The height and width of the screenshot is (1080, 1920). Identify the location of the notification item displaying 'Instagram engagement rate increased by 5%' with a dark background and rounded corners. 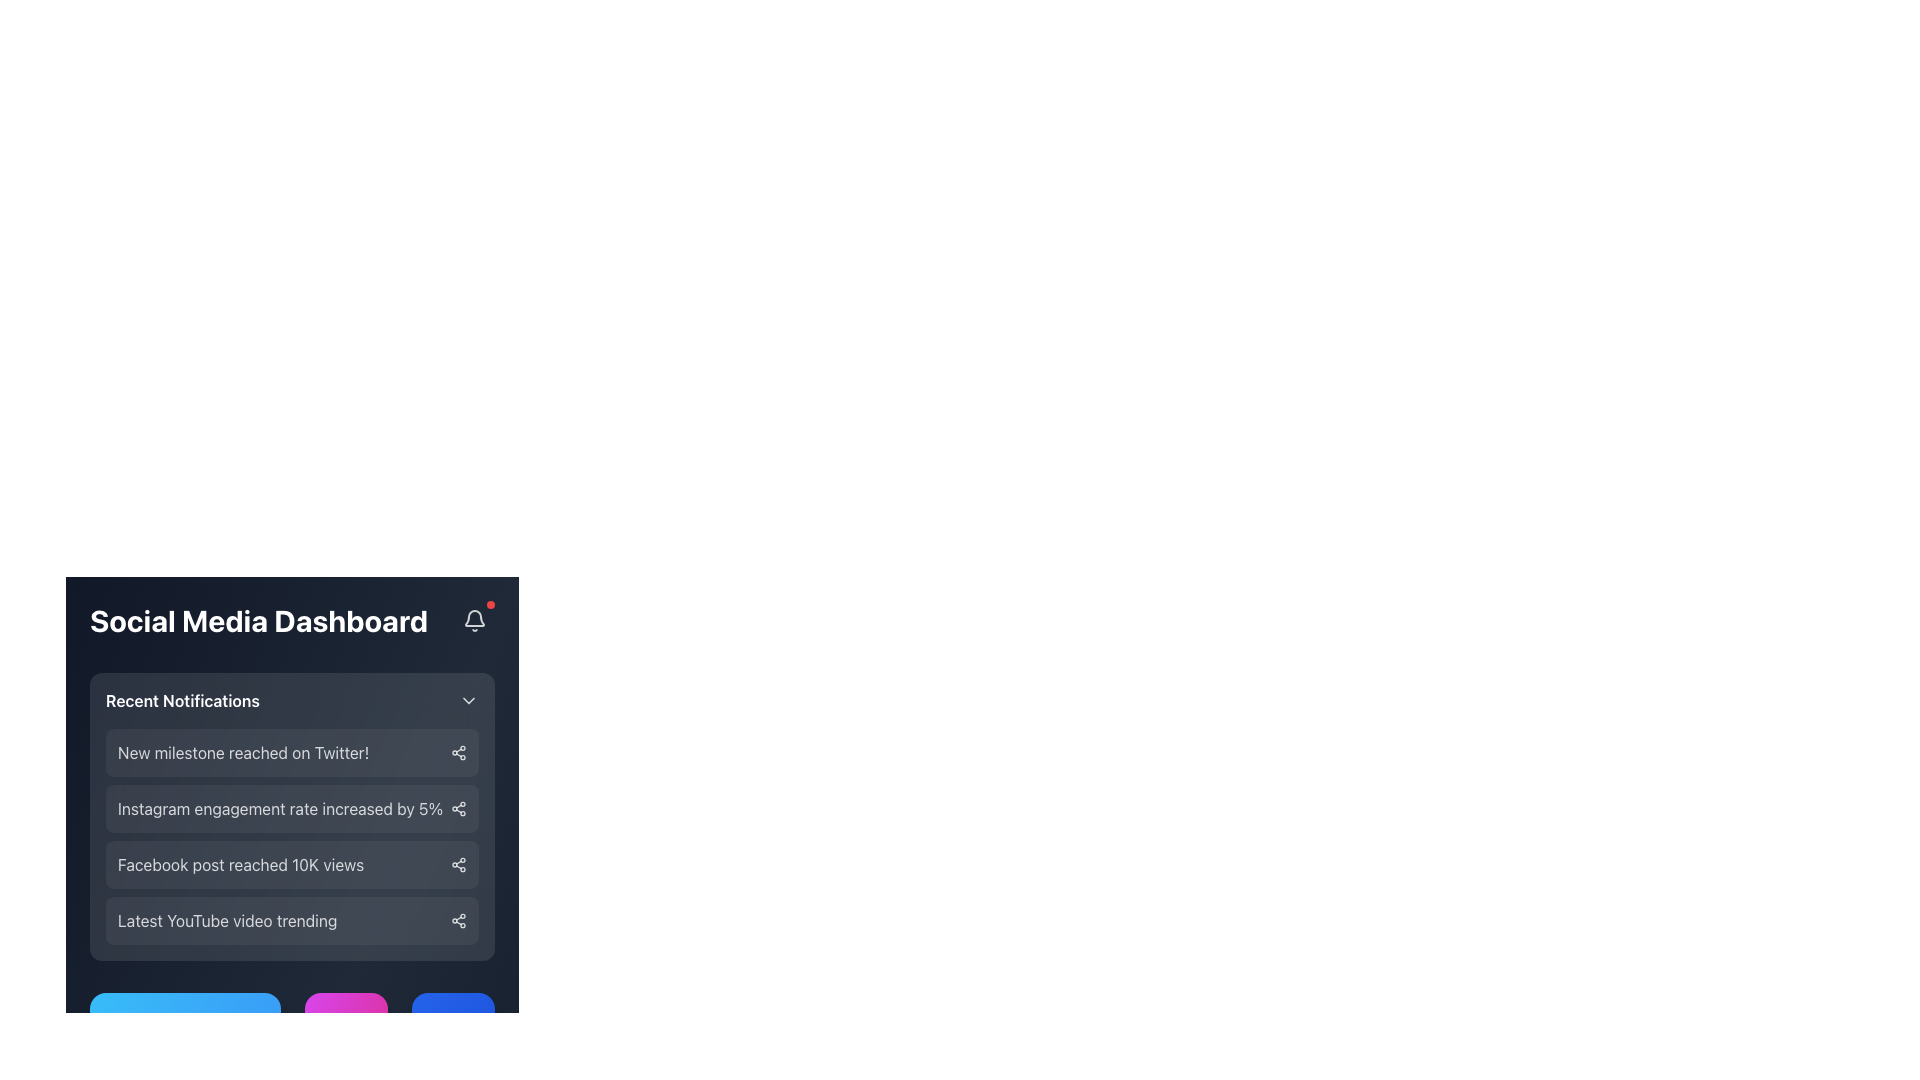
(291, 808).